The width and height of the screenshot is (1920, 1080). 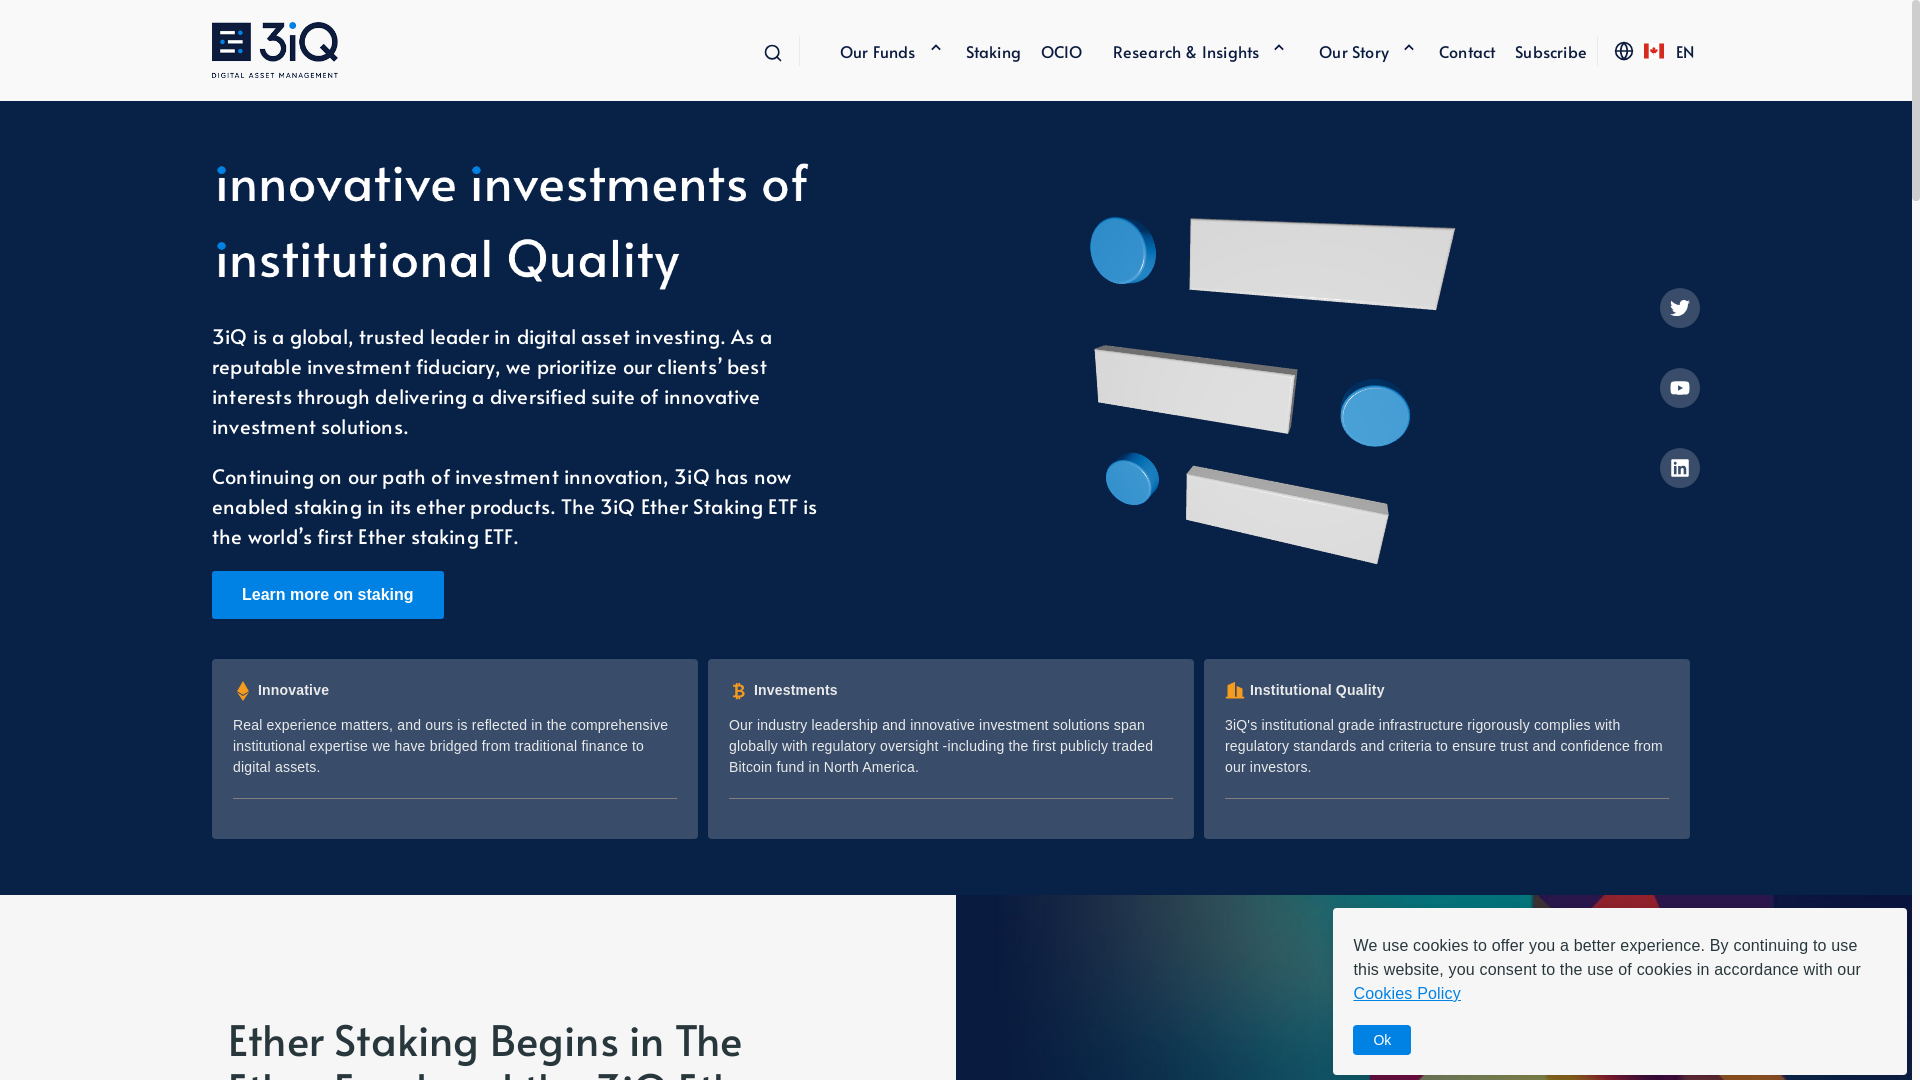 What do you see at coordinates (1405, 993) in the screenshot?
I see `'Cookies Policy'` at bounding box center [1405, 993].